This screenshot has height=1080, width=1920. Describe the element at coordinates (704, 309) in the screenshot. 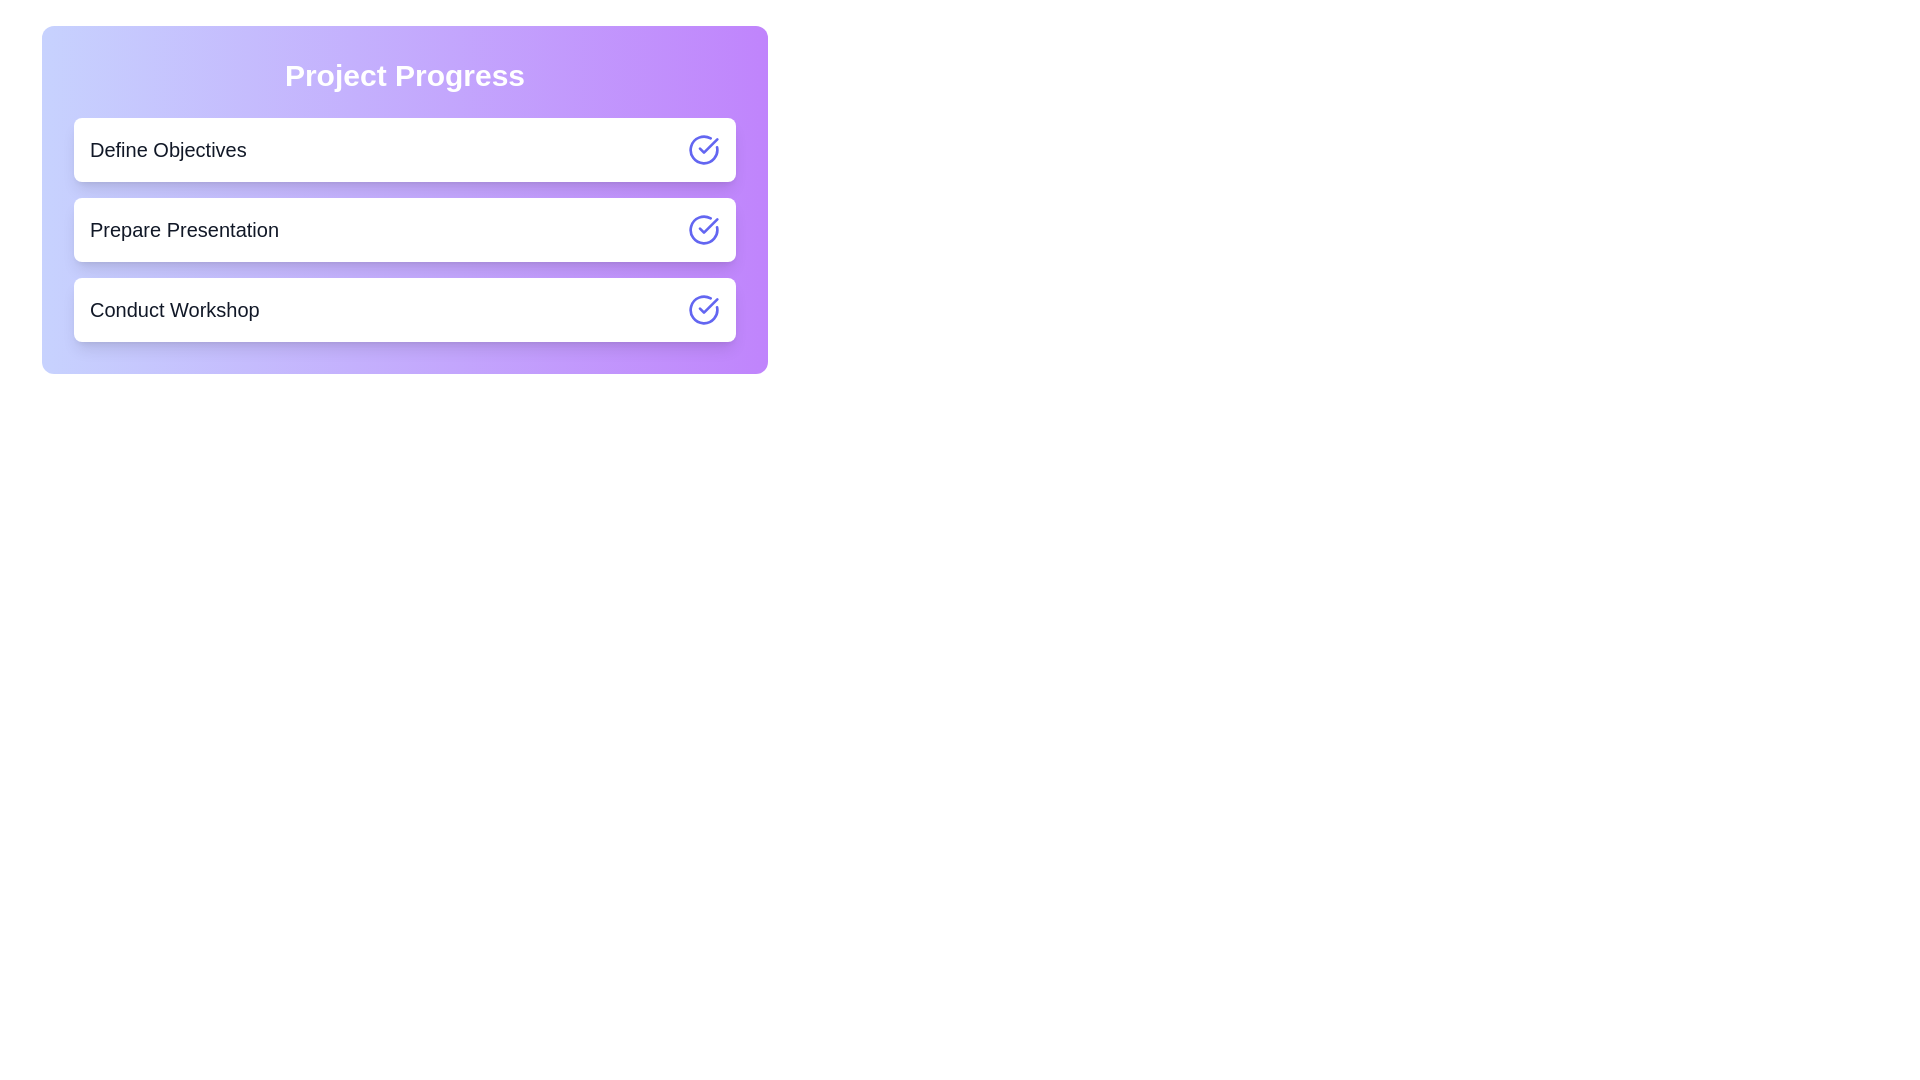

I see `the toggle button for the task 'Conduct Workshop'` at that location.